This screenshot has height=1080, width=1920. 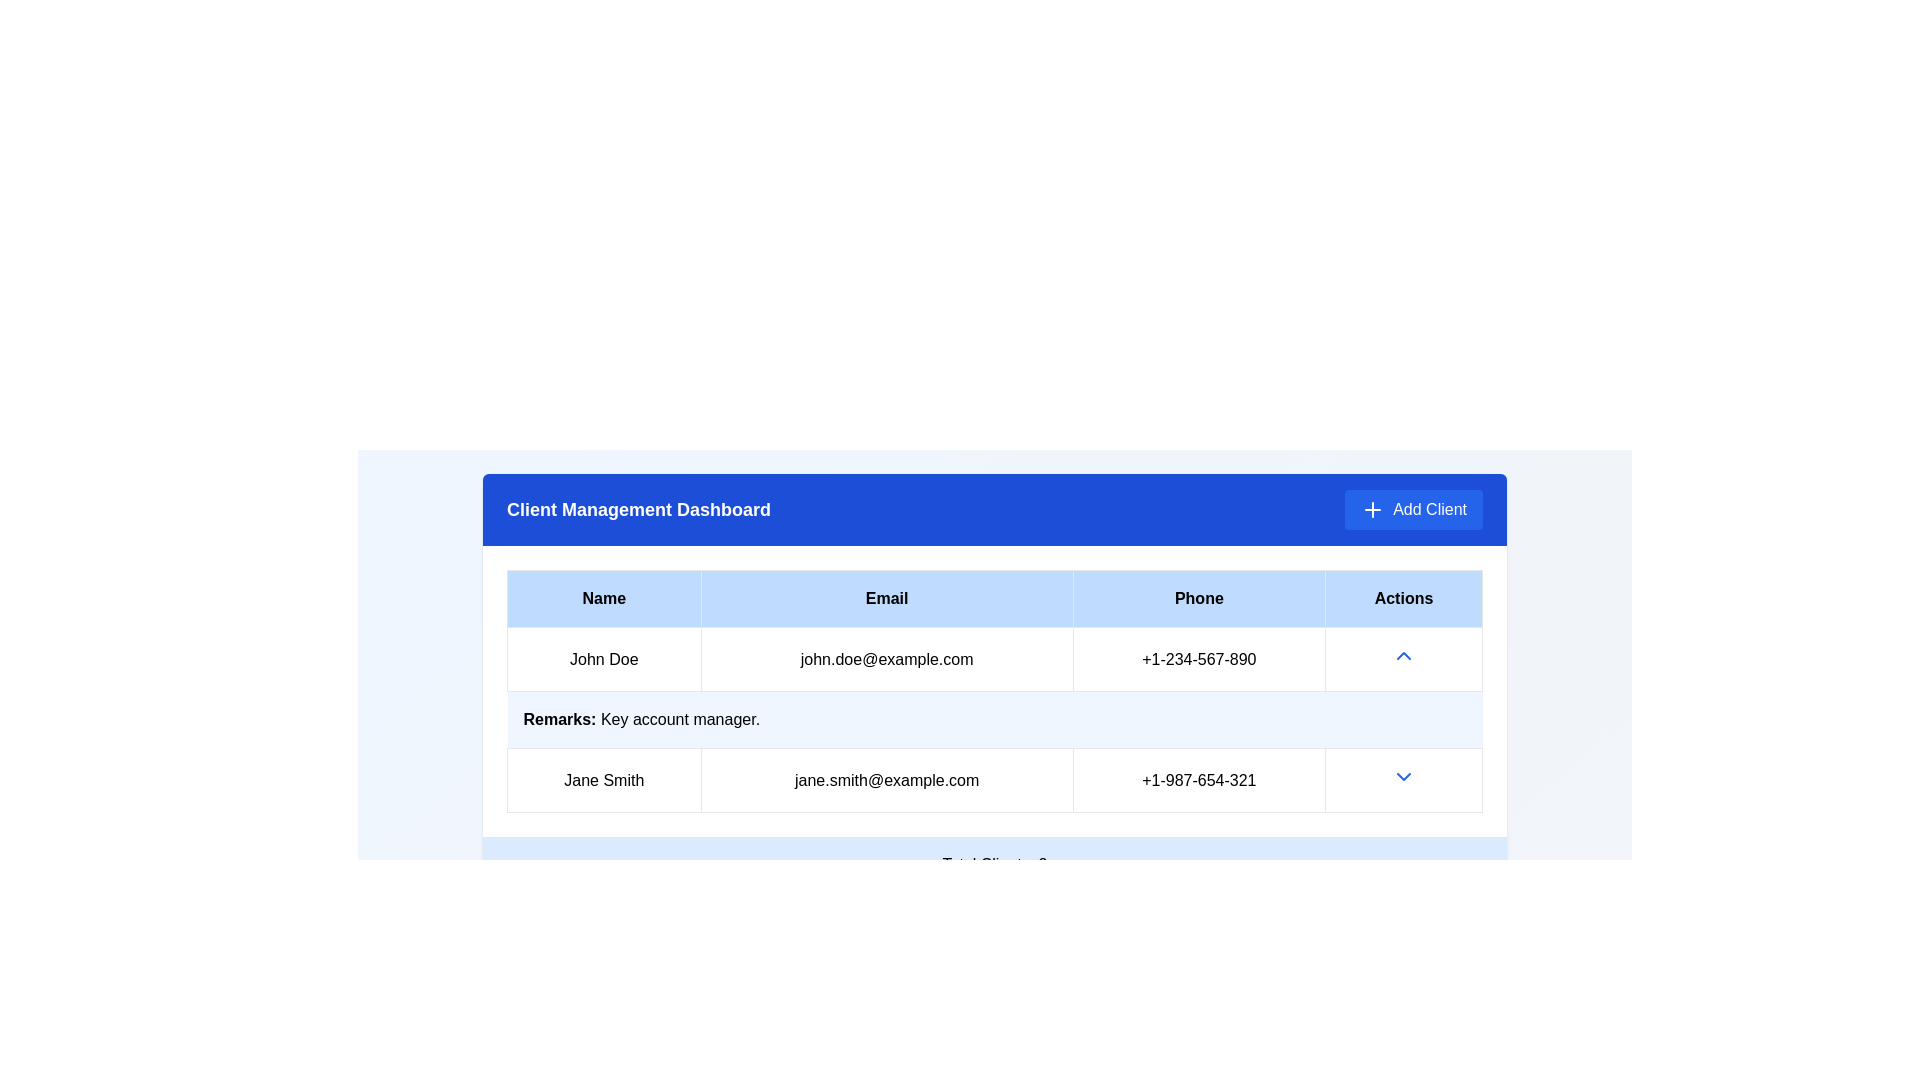 What do you see at coordinates (886, 597) in the screenshot?
I see `the 'Email' header label in the second column of the data table, which is positioned between the 'Name' and 'Phone' headers` at bounding box center [886, 597].